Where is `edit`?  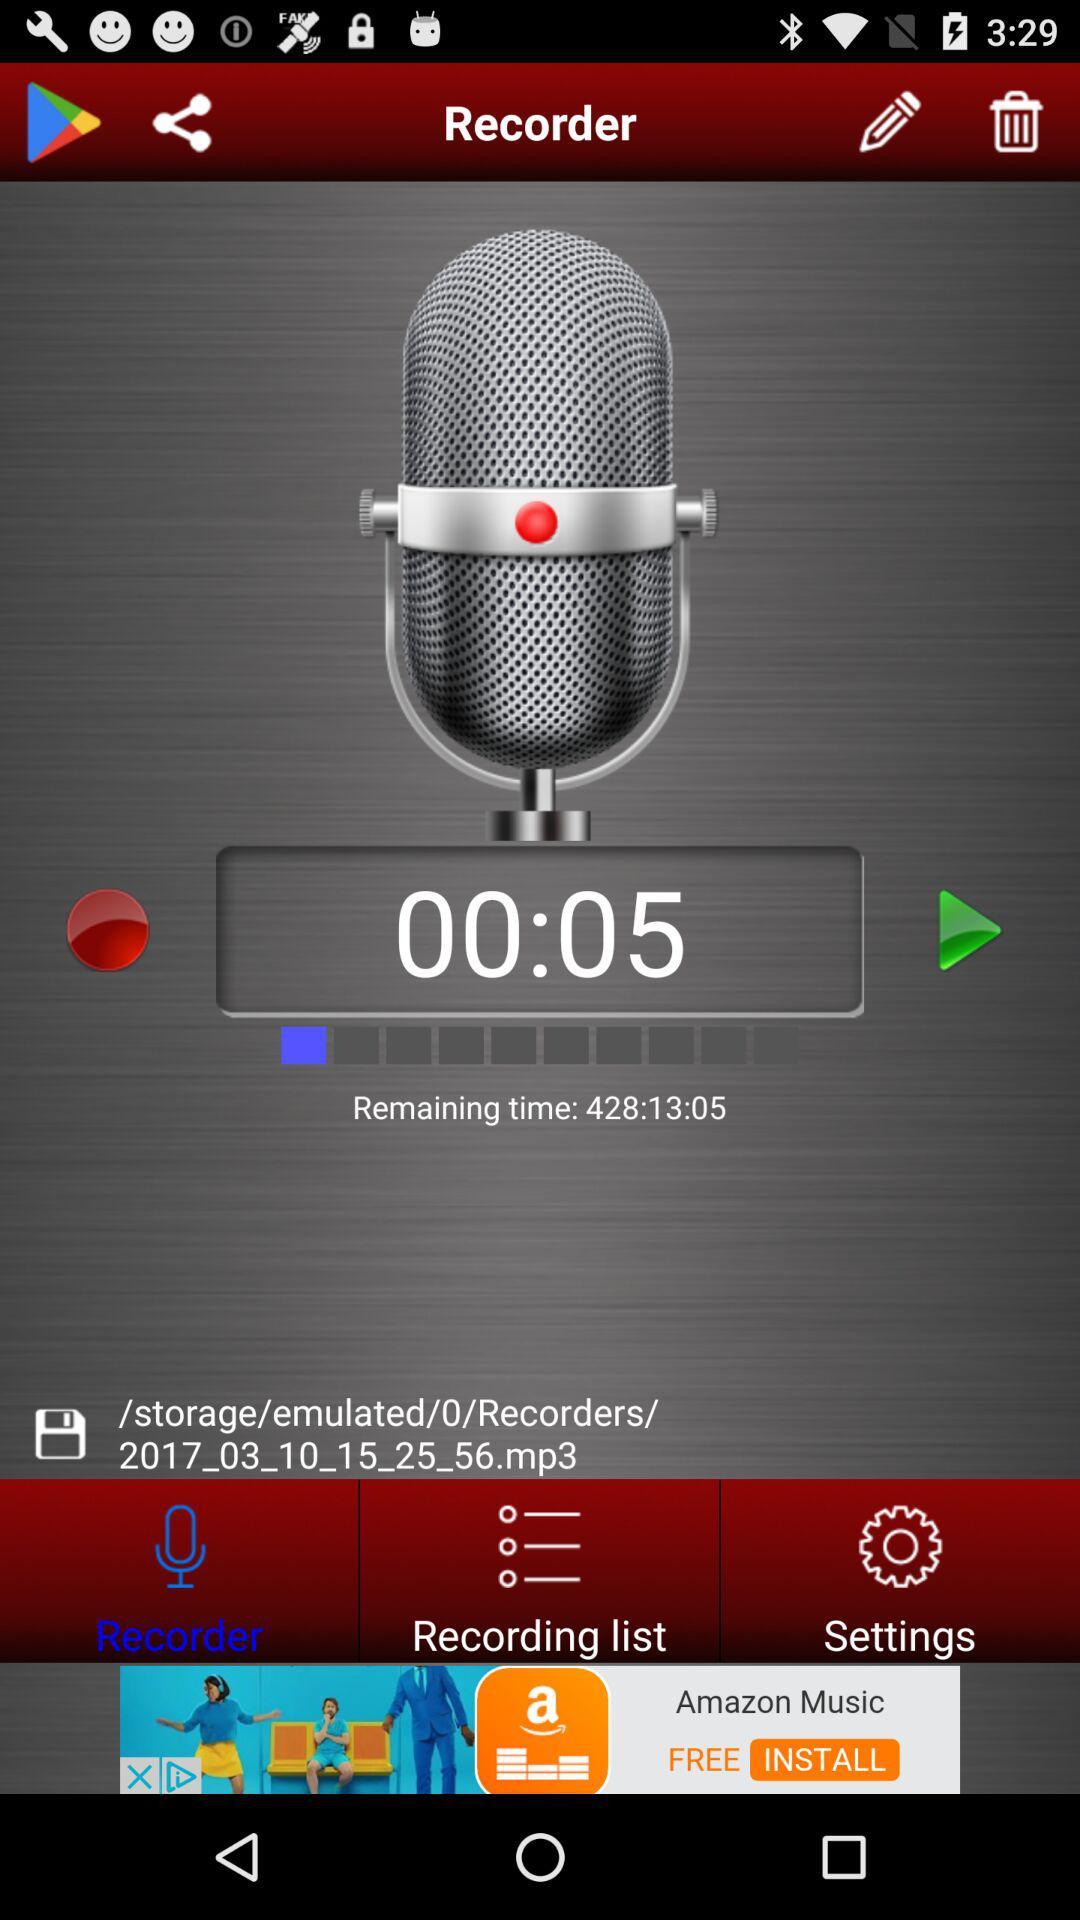 edit is located at coordinates (890, 121).